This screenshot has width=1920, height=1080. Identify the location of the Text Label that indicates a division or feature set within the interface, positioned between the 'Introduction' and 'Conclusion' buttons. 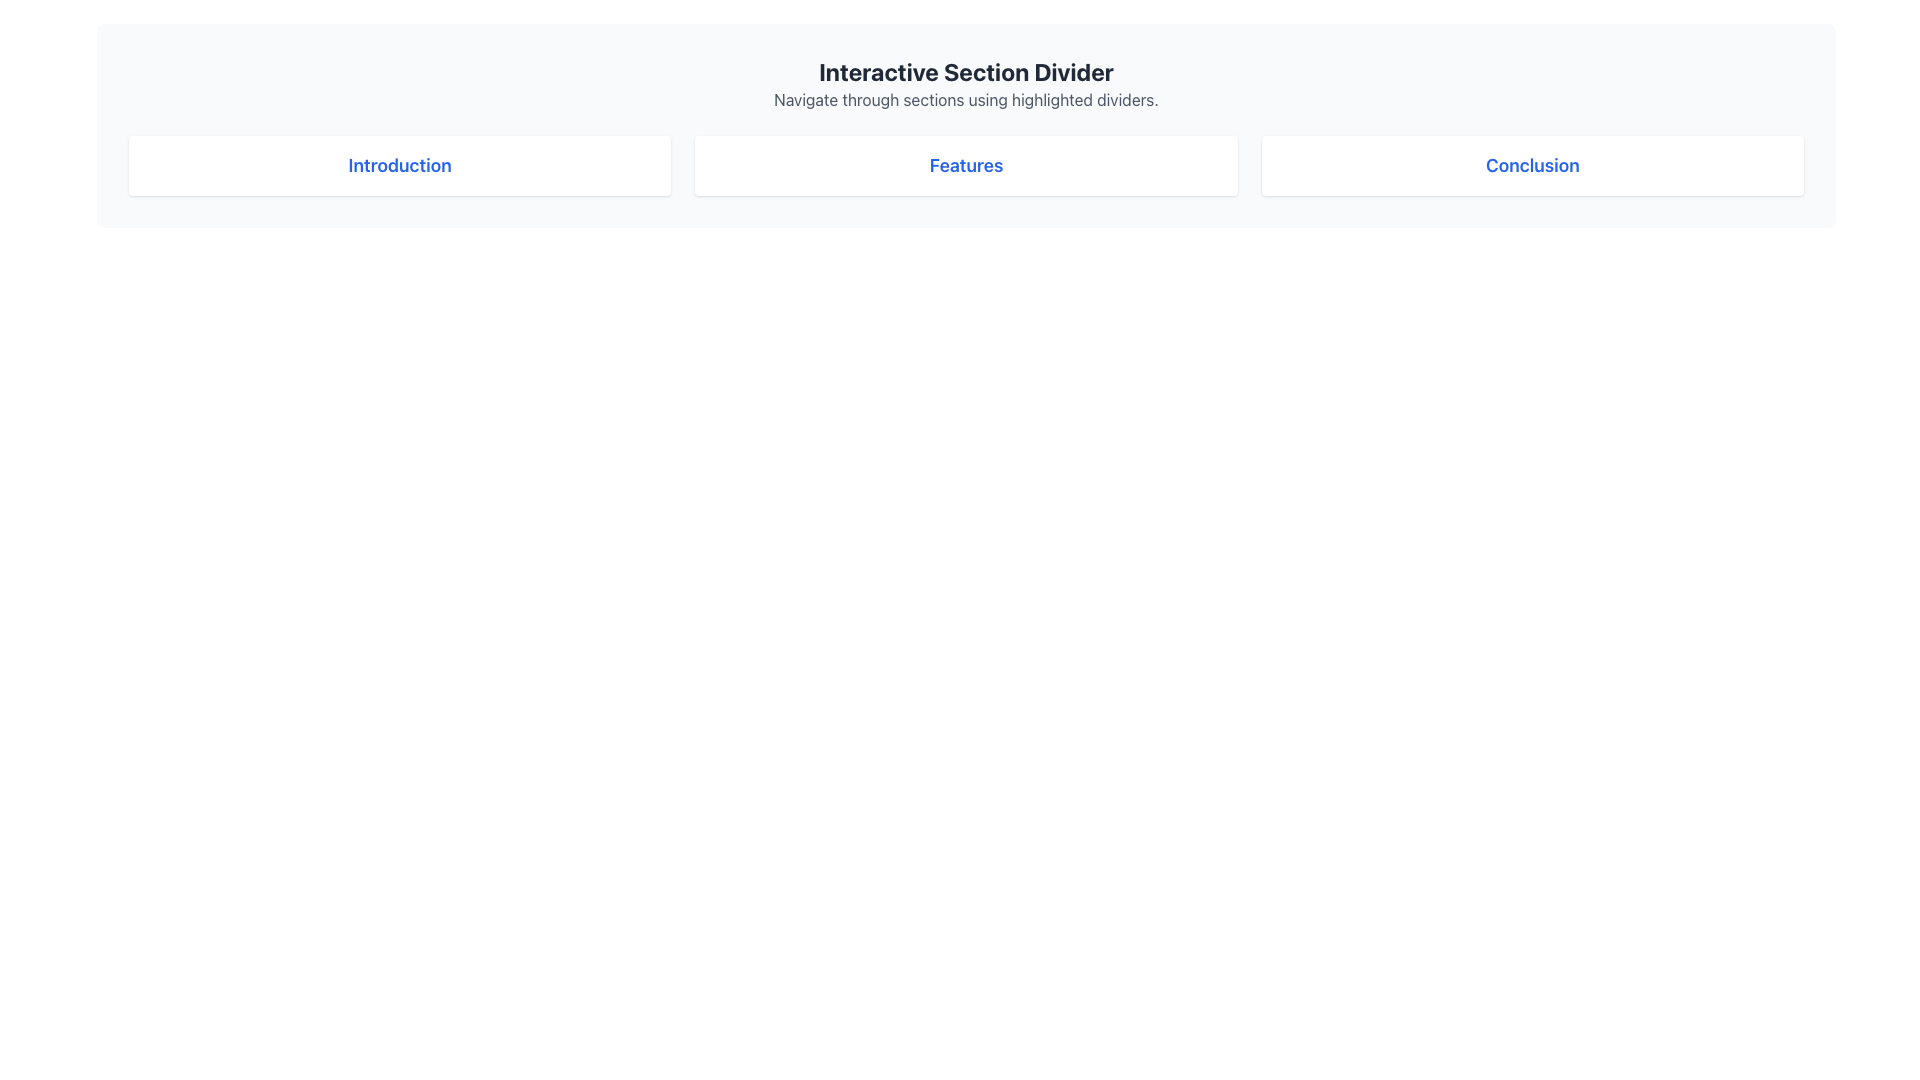
(966, 164).